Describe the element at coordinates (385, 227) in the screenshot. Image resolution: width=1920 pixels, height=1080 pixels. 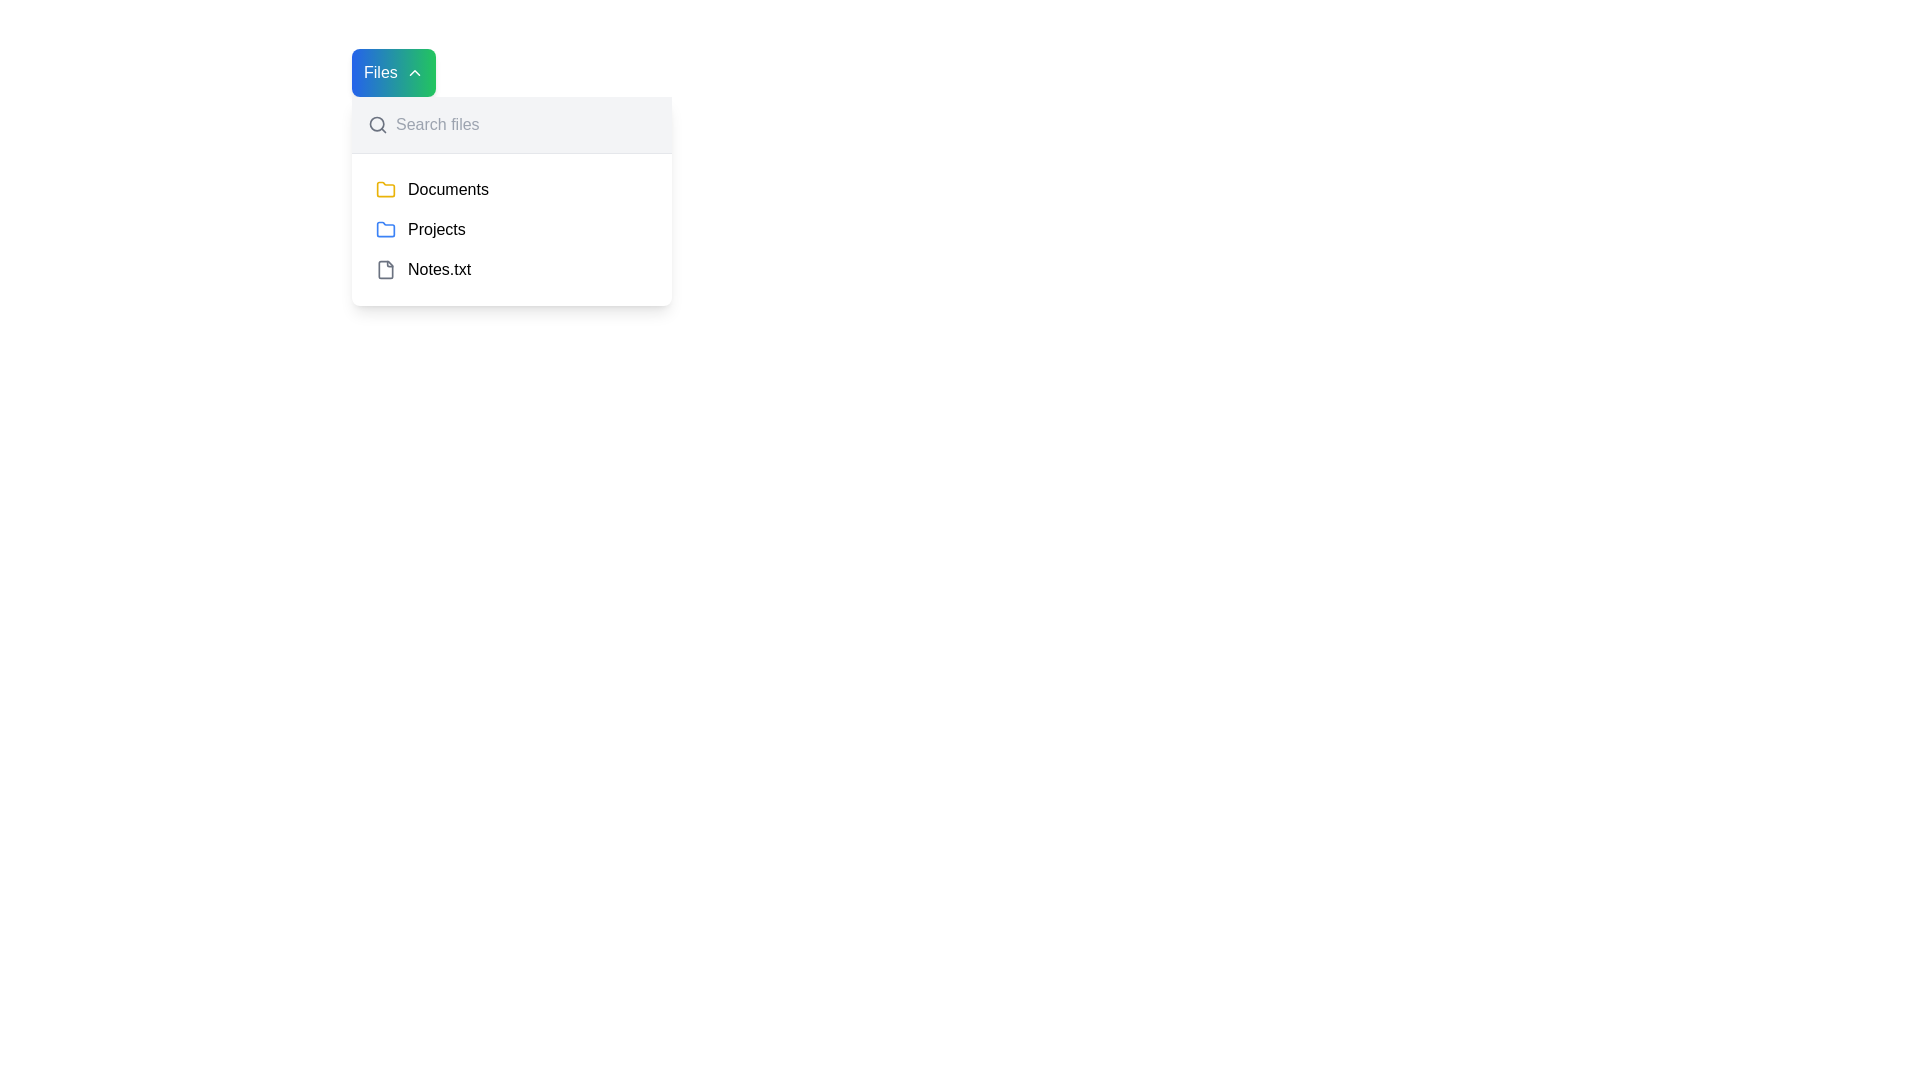
I see `the folder-like icon with rounded edges and a notch, filled with light blue color, located next to the 'Documents' label in the dropdown panel` at that location.